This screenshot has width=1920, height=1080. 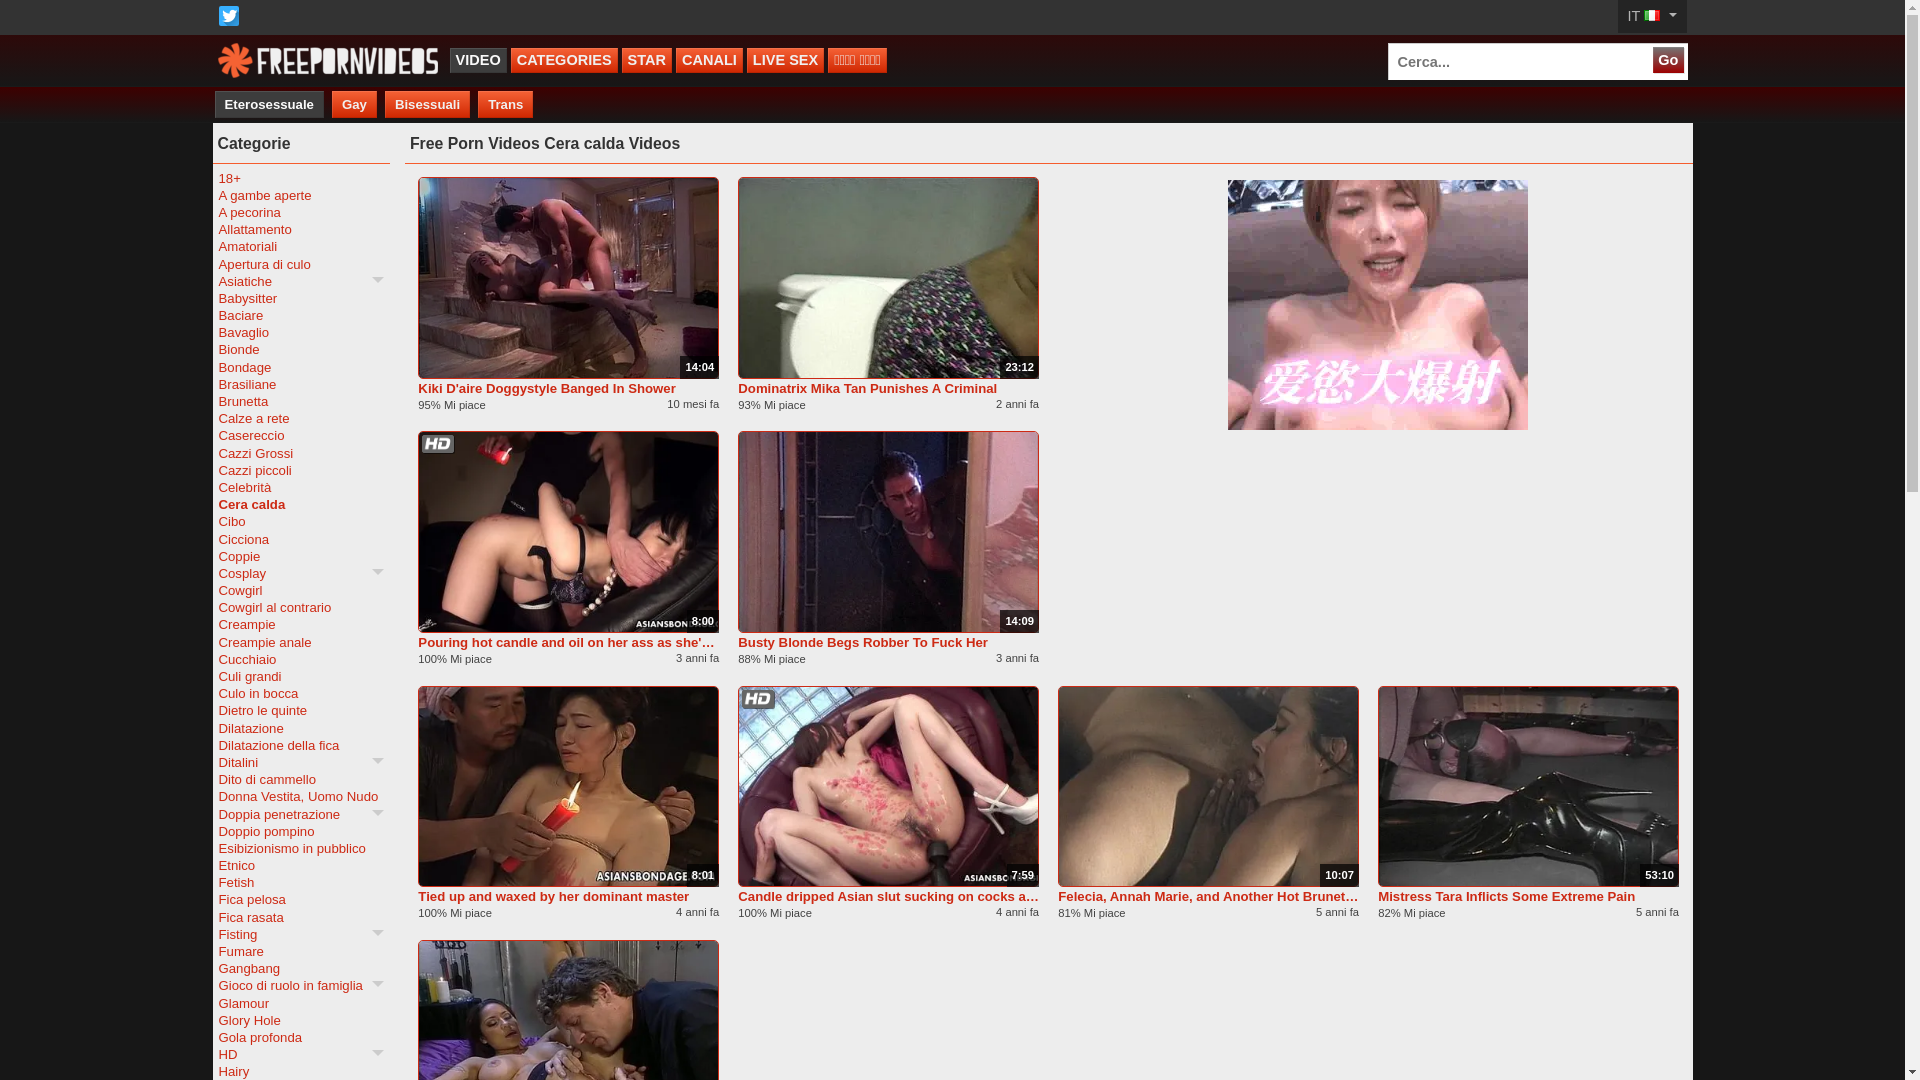 What do you see at coordinates (300, 331) in the screenshot?
I see `'Bavaglio'` at bounding box center [300, 331].